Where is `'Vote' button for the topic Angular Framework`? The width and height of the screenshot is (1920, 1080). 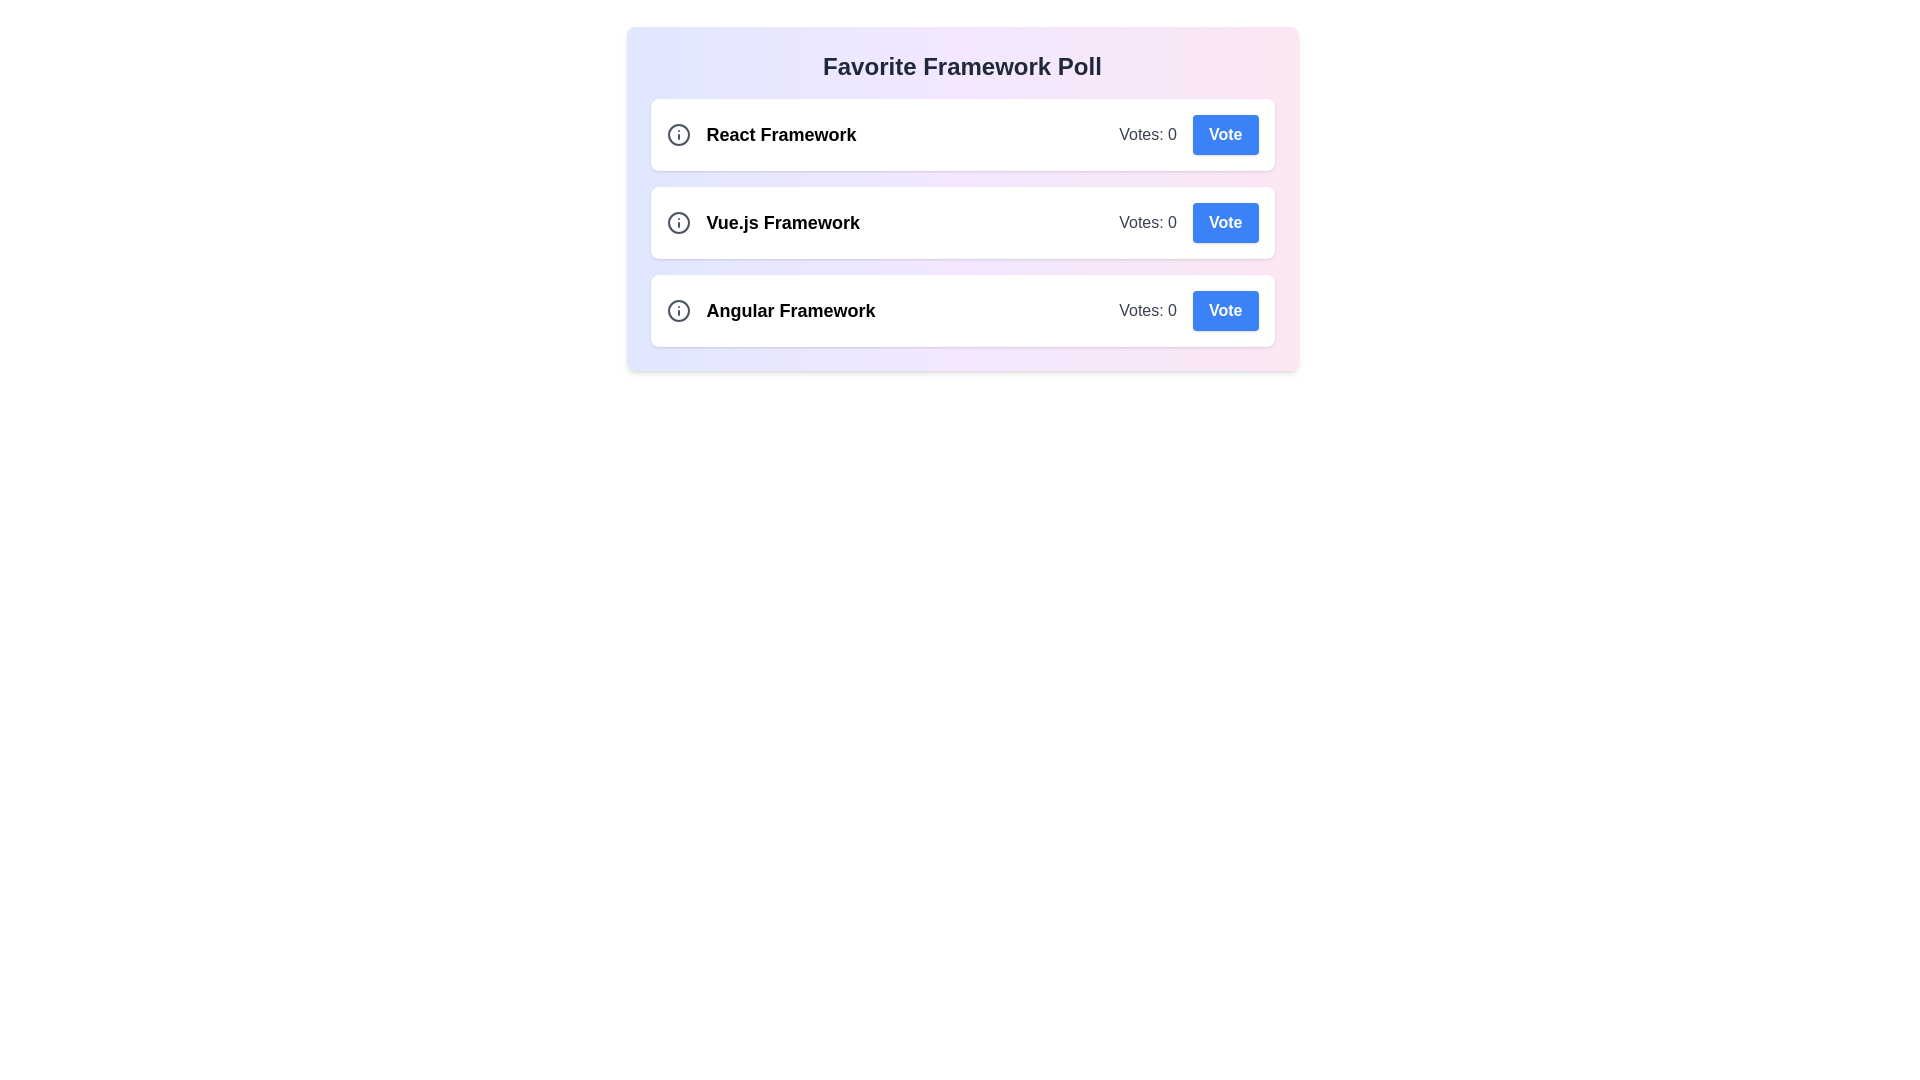 'Vote' button for the topic Angular Framework is located at coordinates (1224, 311).